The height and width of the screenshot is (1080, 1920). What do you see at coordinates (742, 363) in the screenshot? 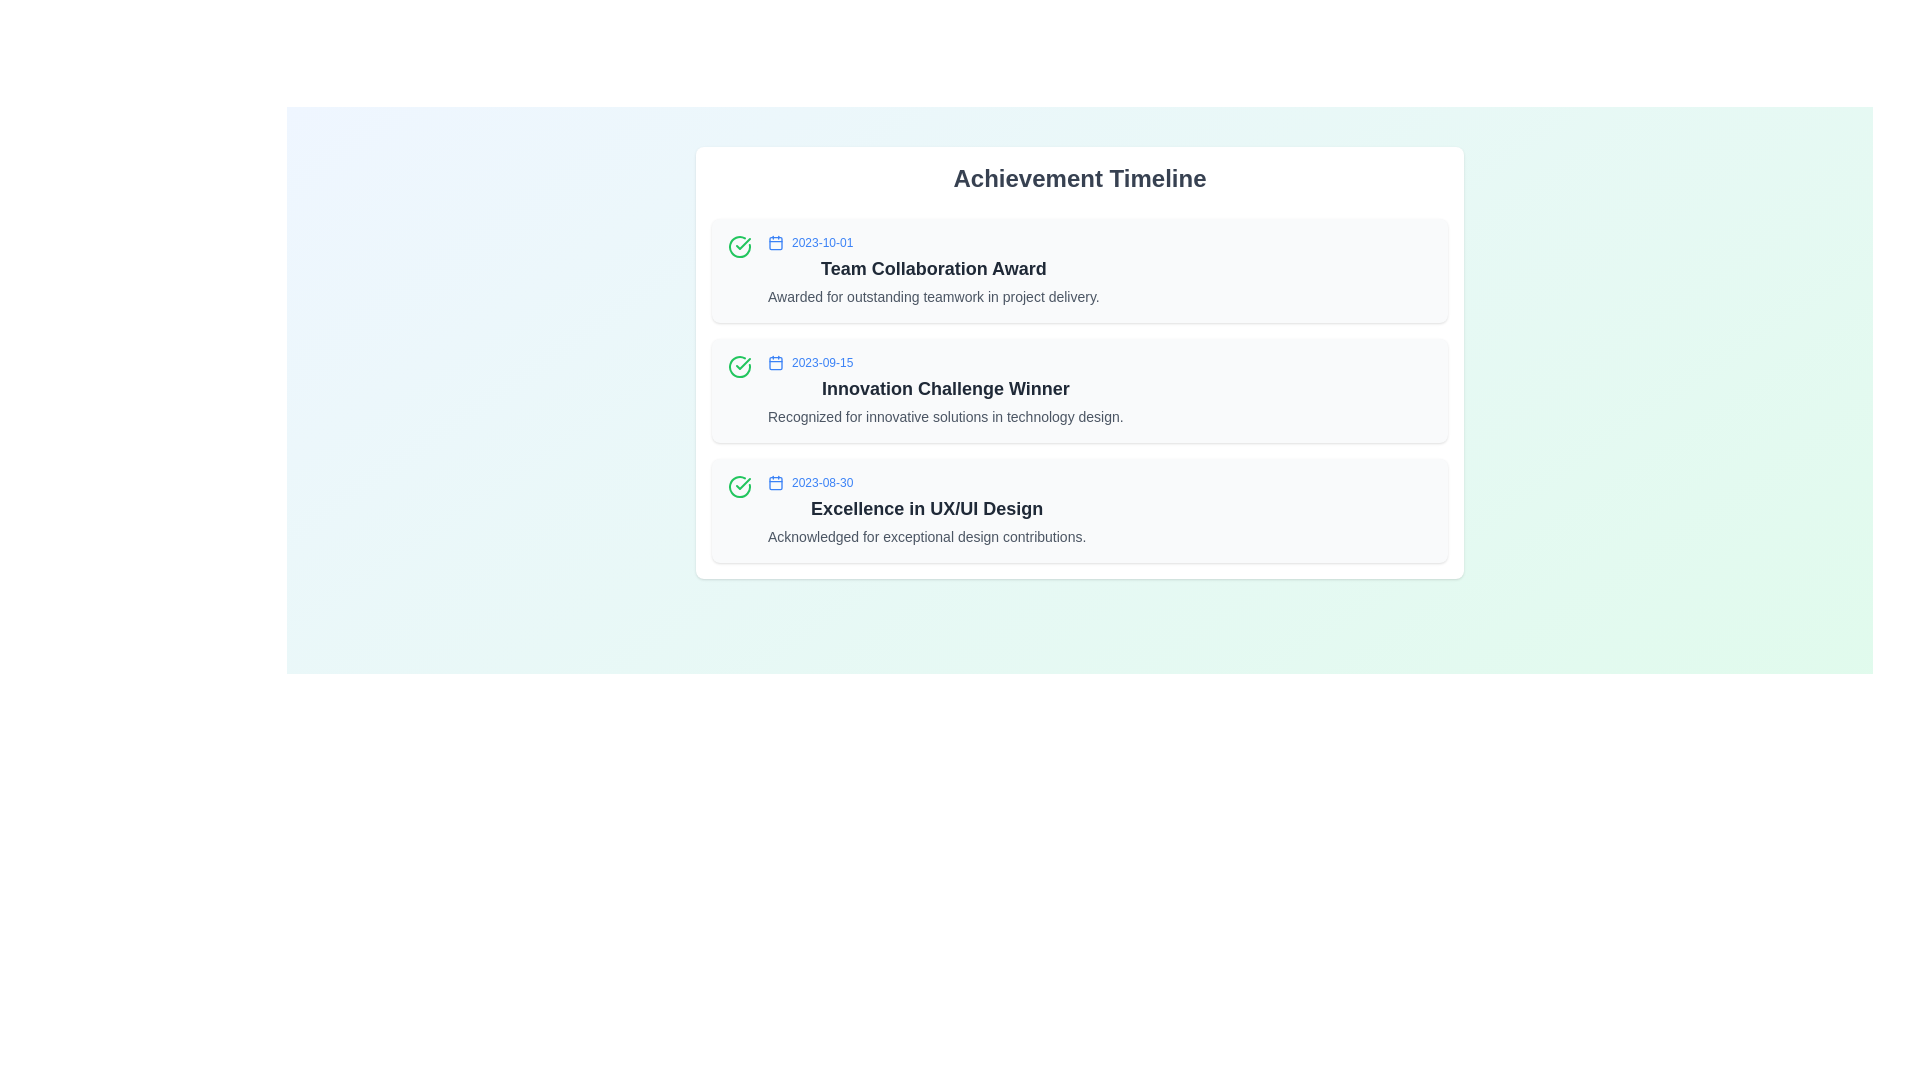
I see `the graphical checkmark icon within the green stroke circle, which is the second segment of the SVG in the interface's timeline entry` at bounding box center [742, 363].